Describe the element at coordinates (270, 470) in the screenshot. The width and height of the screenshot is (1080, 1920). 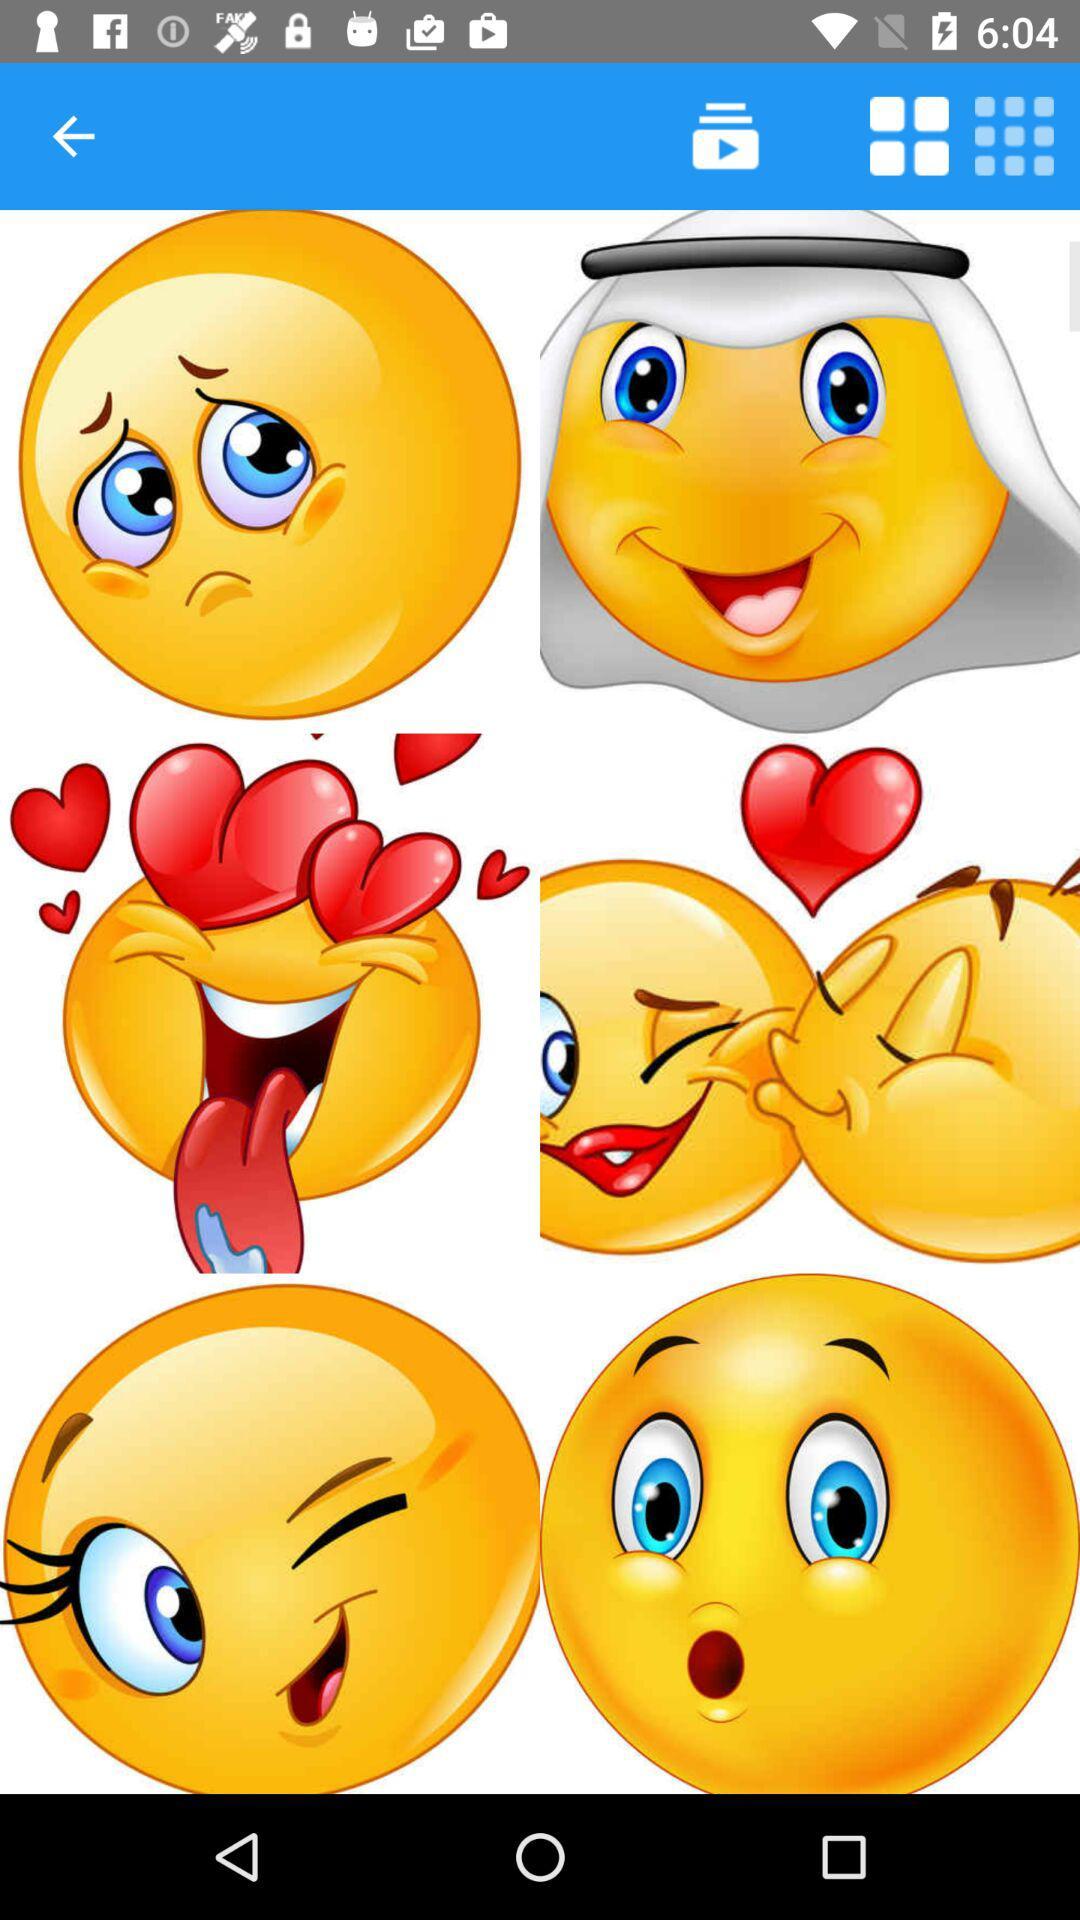
I see `sad emoji` at that location.